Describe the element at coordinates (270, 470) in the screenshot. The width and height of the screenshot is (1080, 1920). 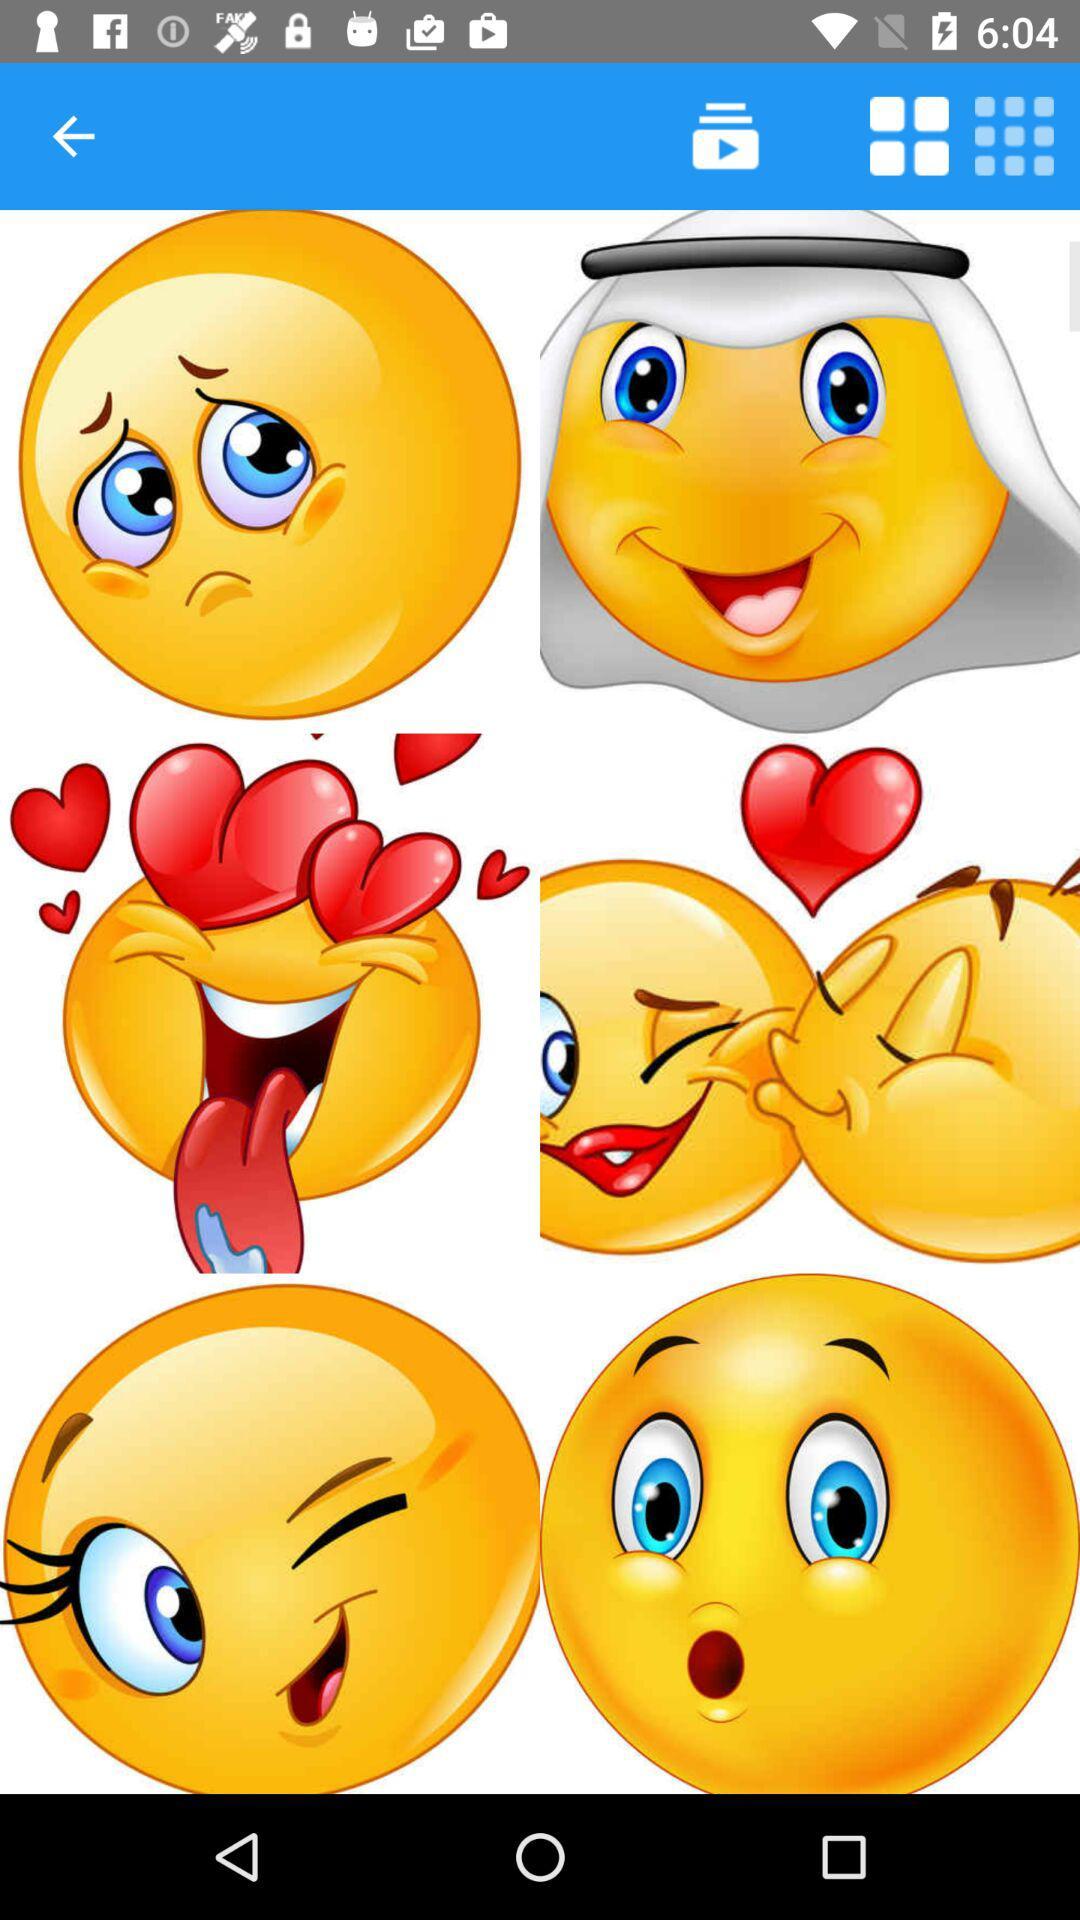
I see `sad emoji` at that location.